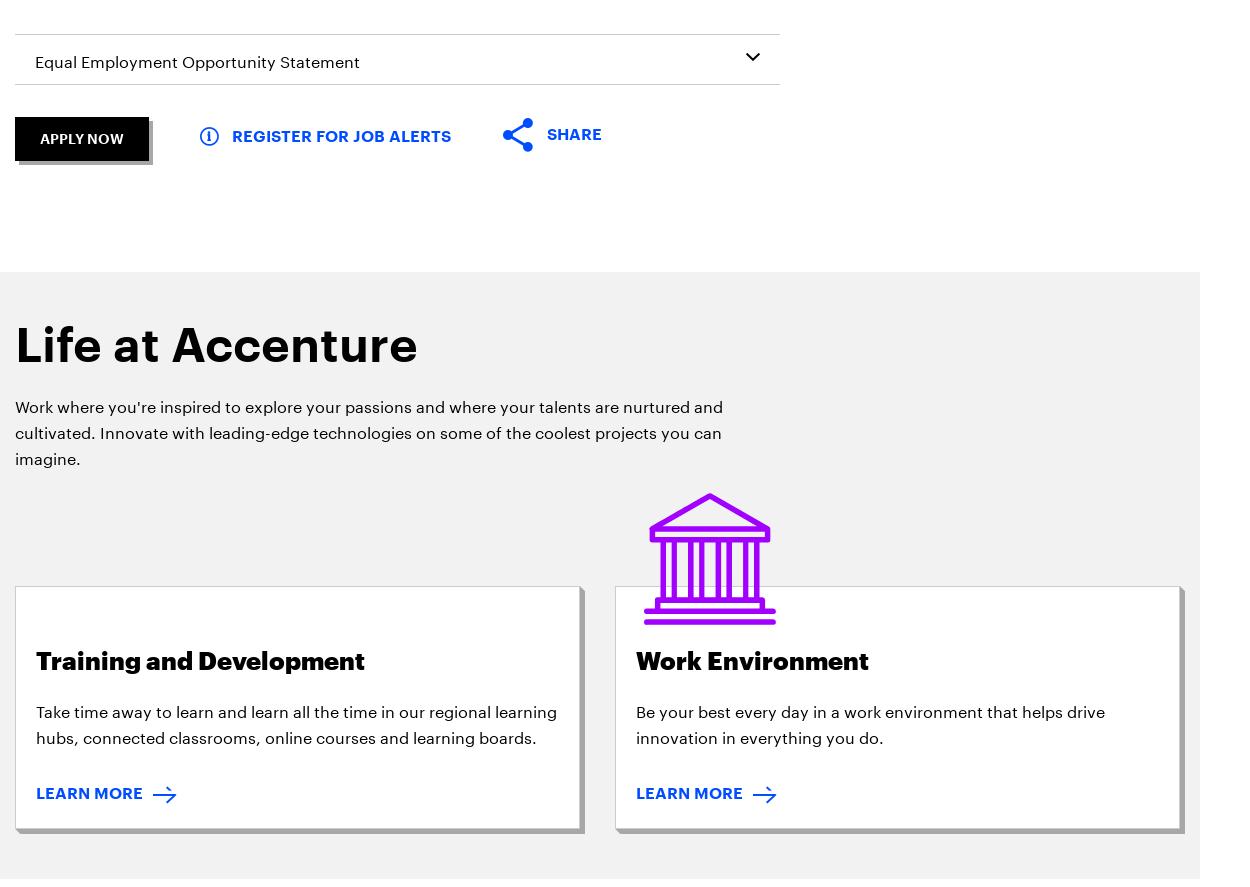 The width and height of the screenshot is (1250, 887). Describe the element at coordinates (1081, 382) in the screenshot. I see `'© 2023 Accenture. All Rights Reserved.'` at that location.